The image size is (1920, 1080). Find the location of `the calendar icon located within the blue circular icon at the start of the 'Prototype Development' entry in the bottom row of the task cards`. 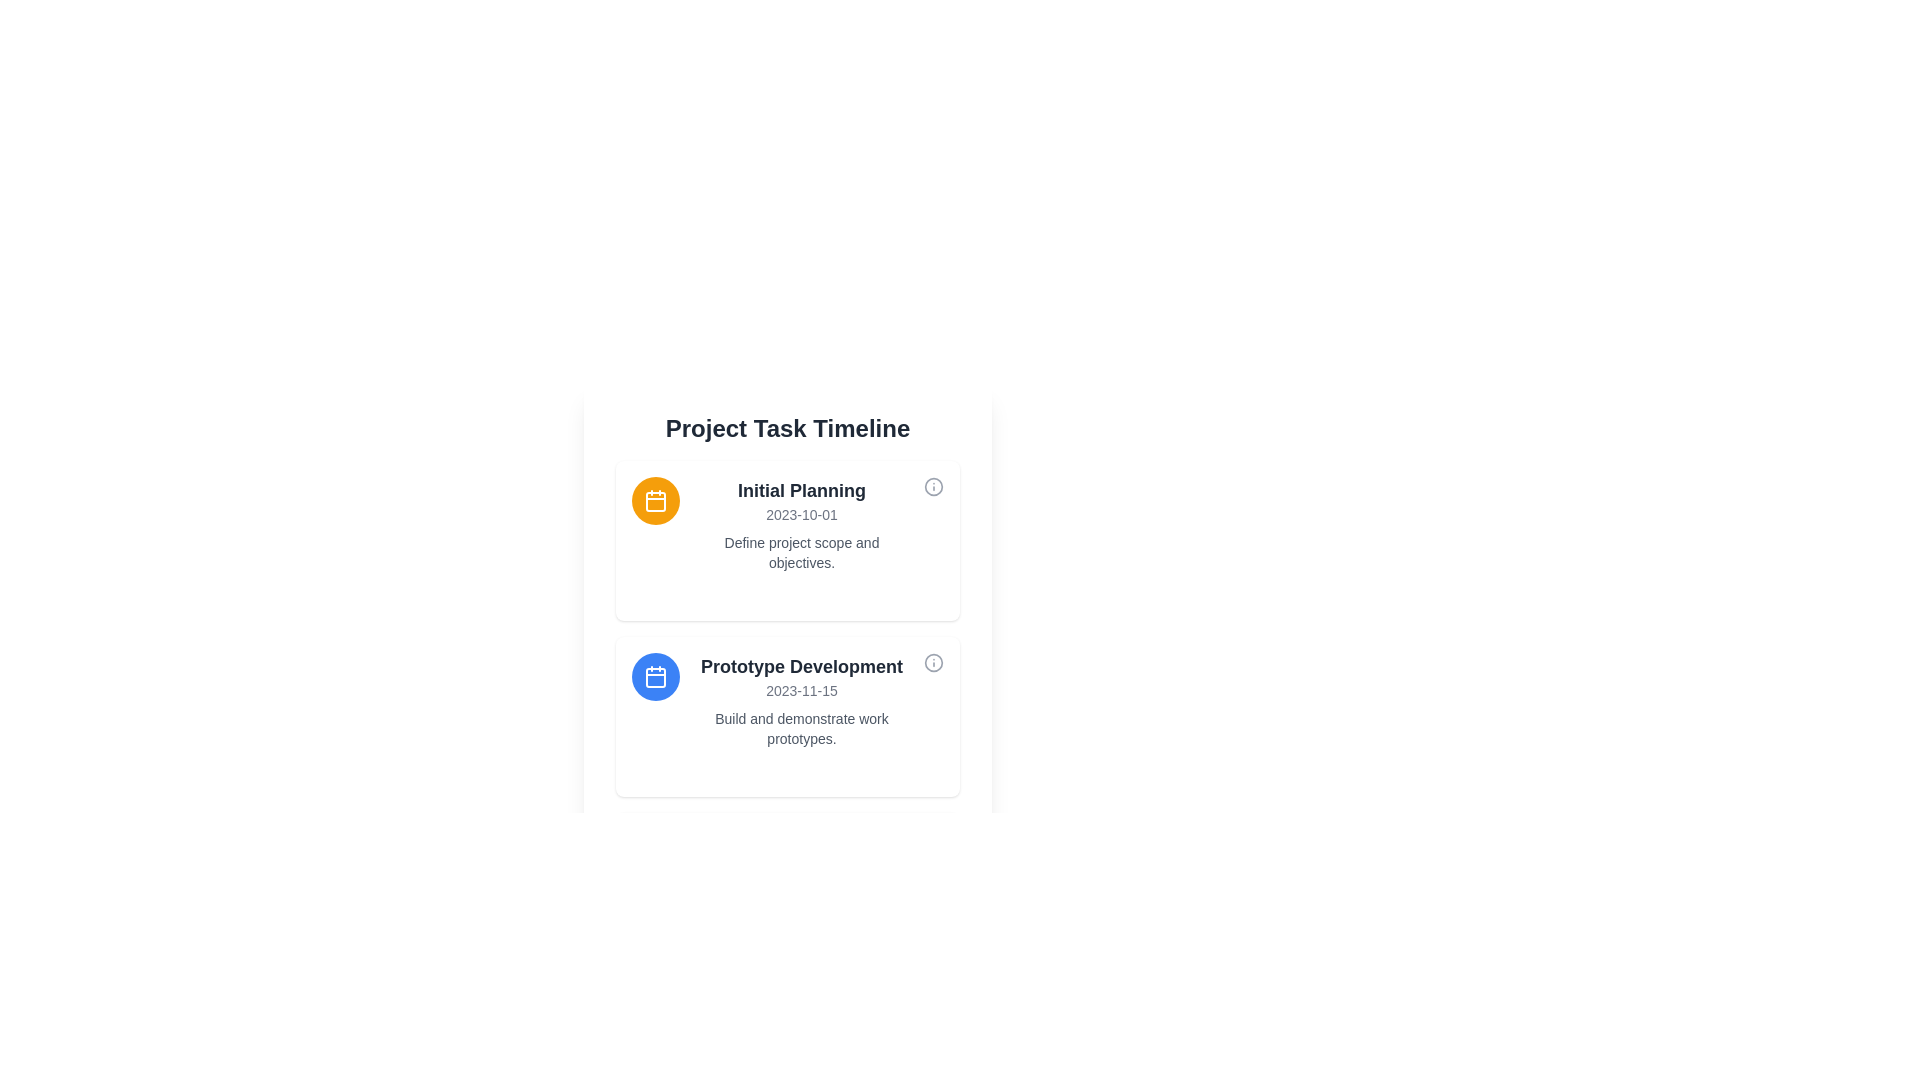

the calendar icon located within the blue circular icon at the start of the 'Prototype Development' entry in the bottom row of the task cards is located at coordinates (656, 676).